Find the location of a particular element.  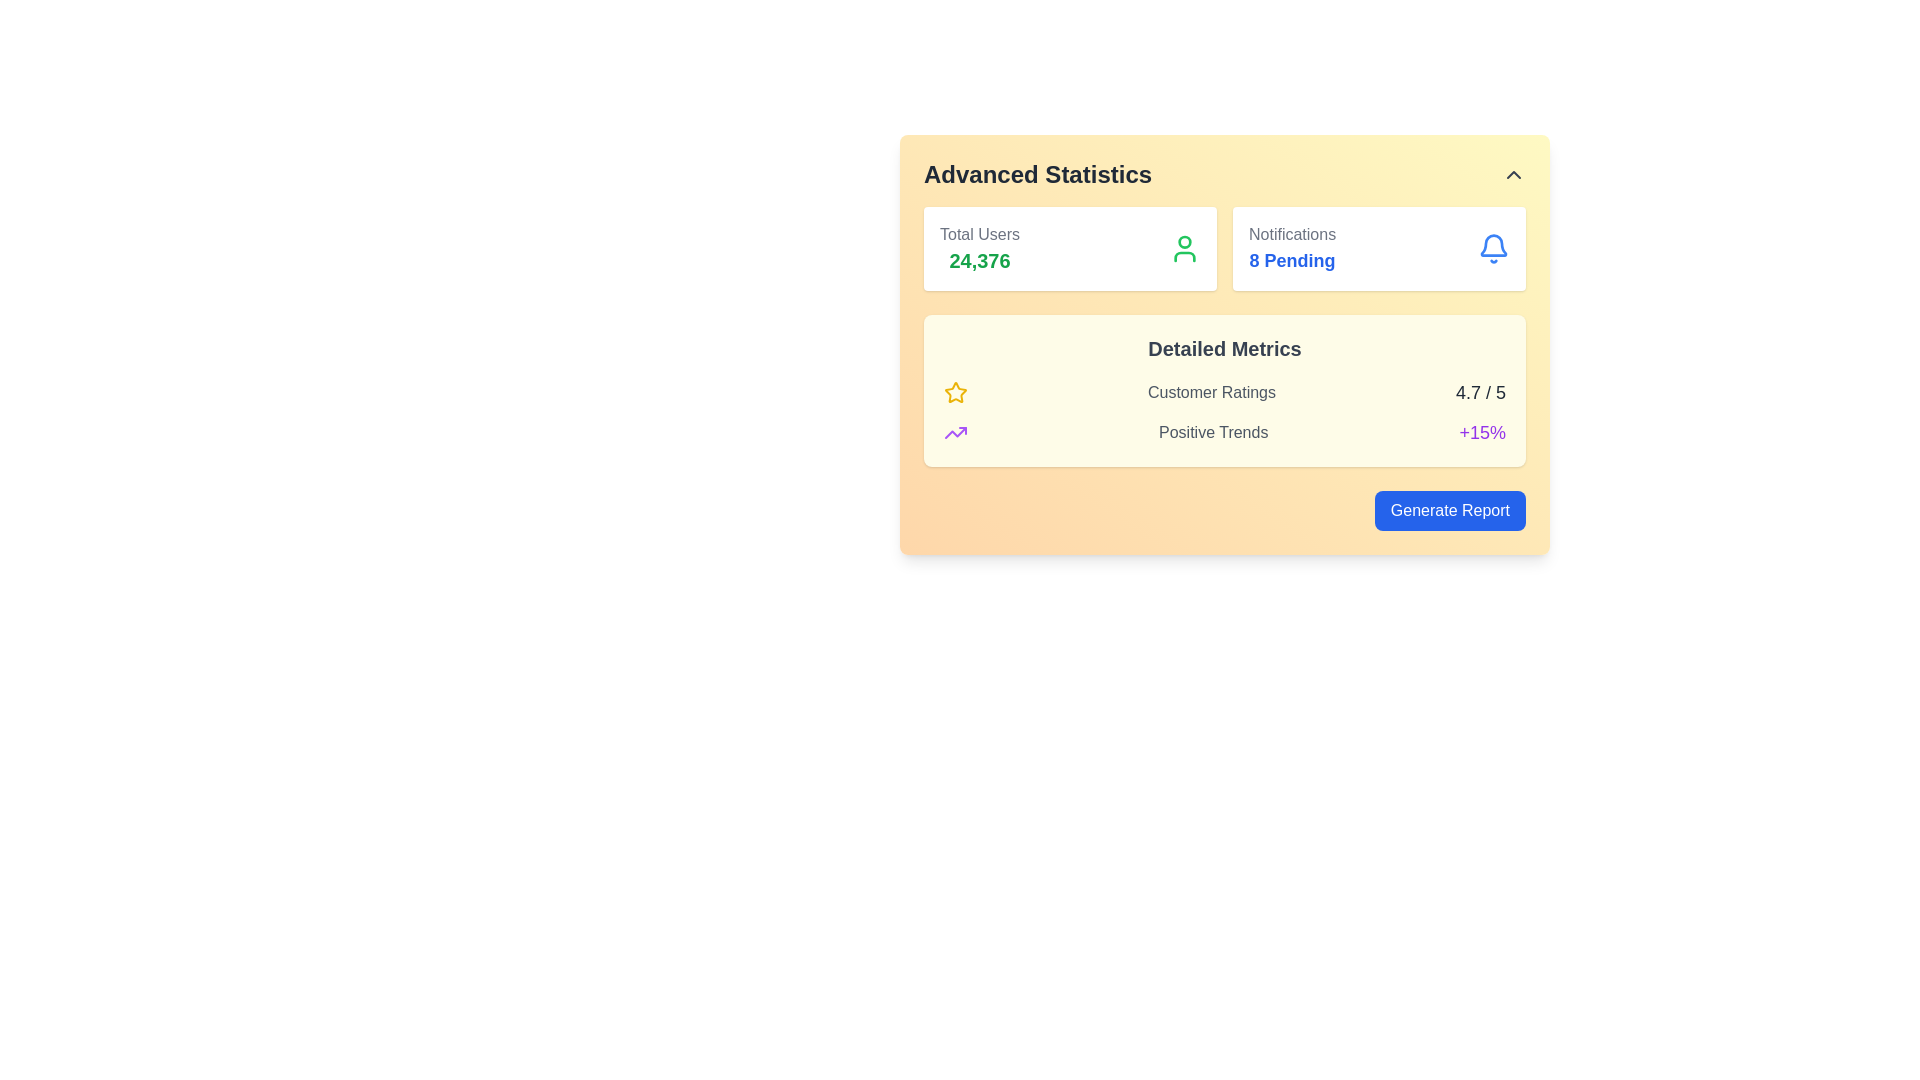

the semi-circular user icon located in the 'Total Users' section of the statistics card, which has a green tint and is positioned above the number '24,376' is located at coordinates (1185, 256).